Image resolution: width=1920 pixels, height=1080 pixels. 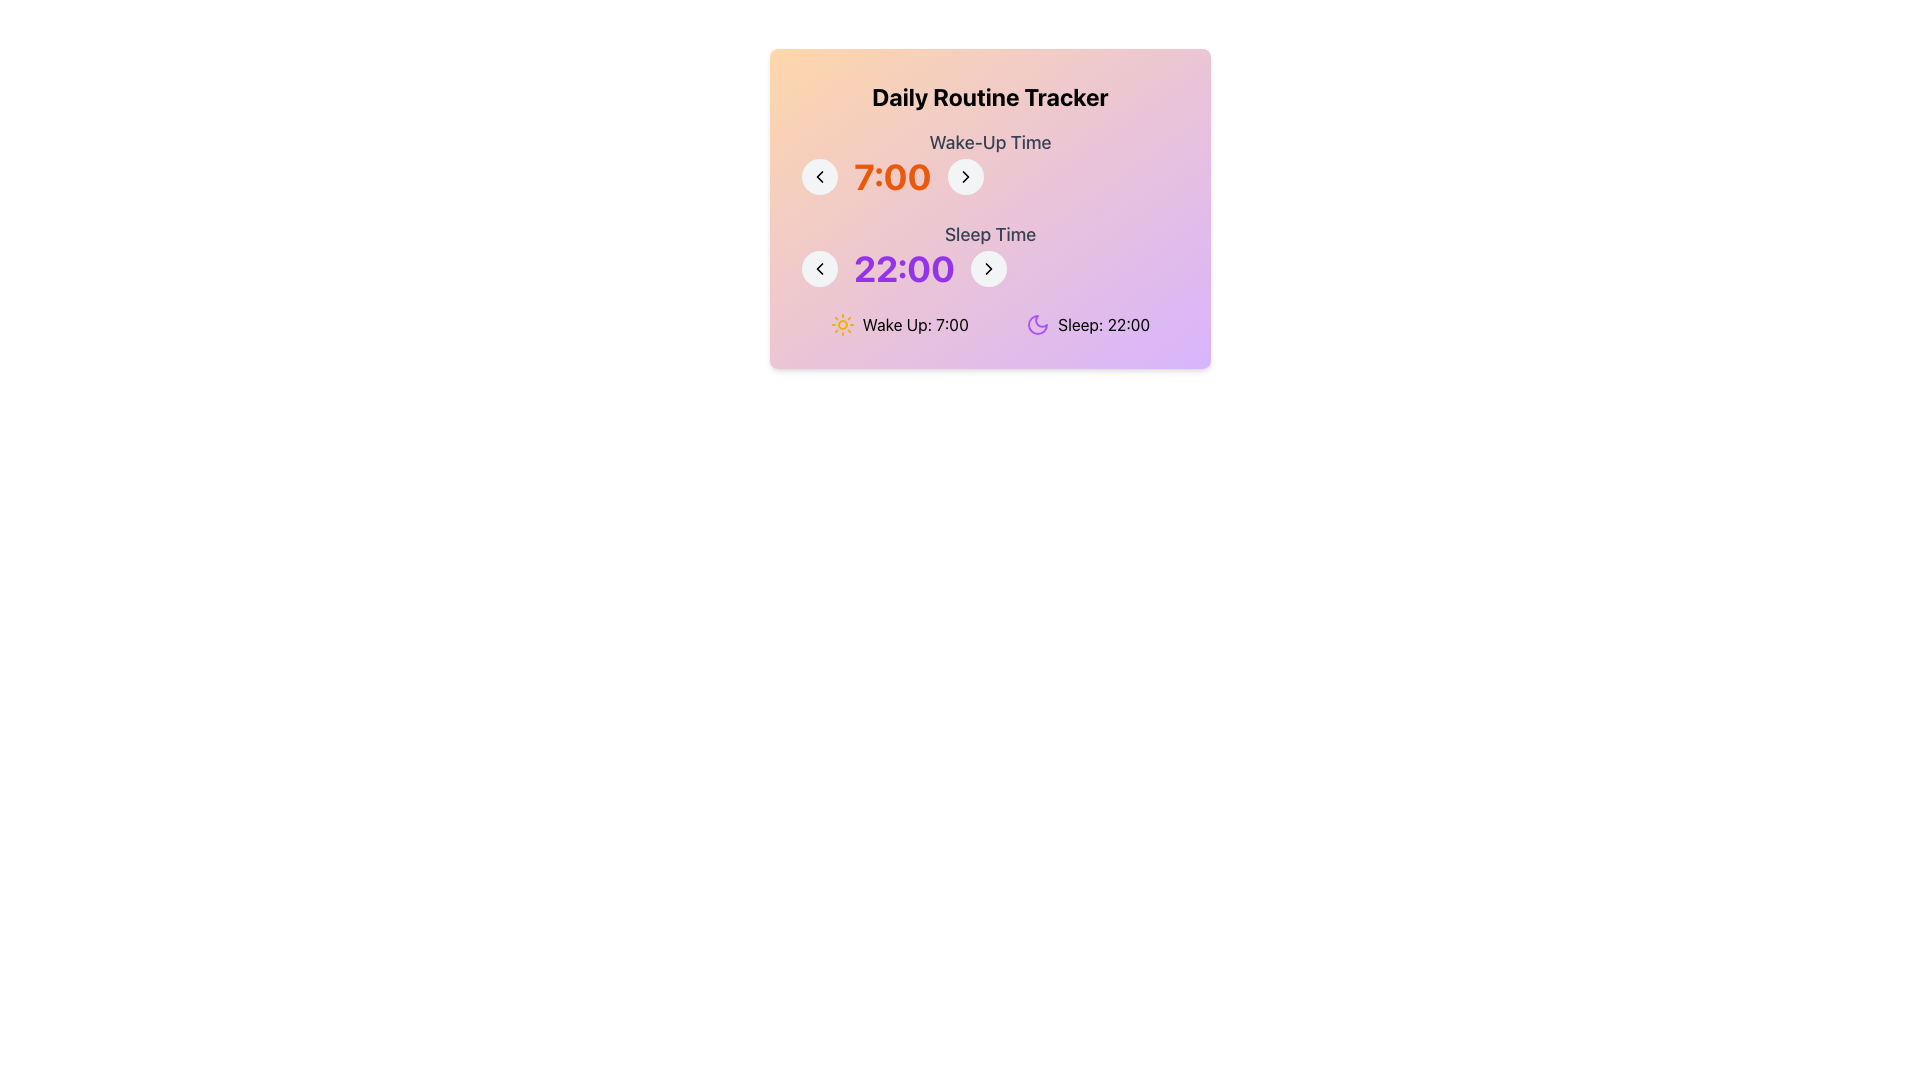 I want to click on the static display element for the configured wake-up time, located centrally within the 'Wake-Up Time' section, so click(x=891, y=176).